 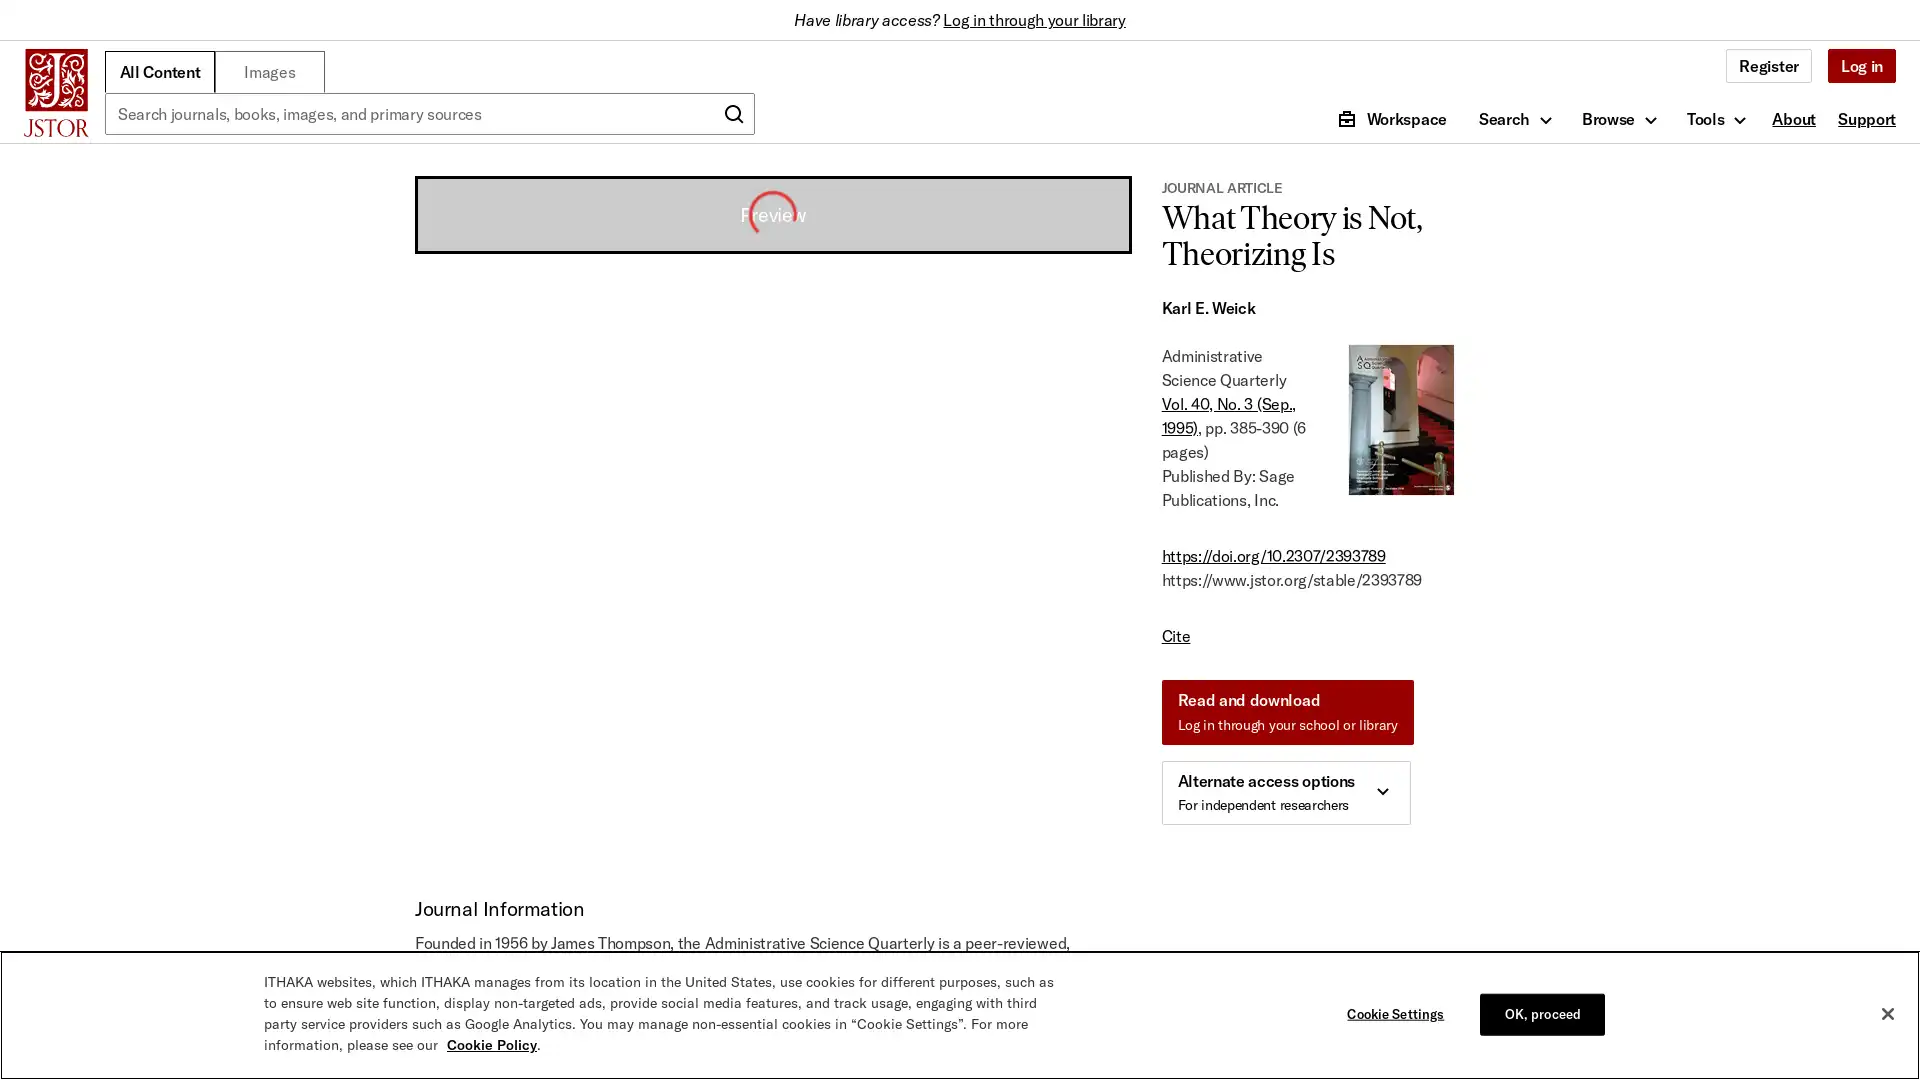 What do you see at coordinates (733, 114) in the screenshot?
I see `Submit search` at bounding box center [733, 114].